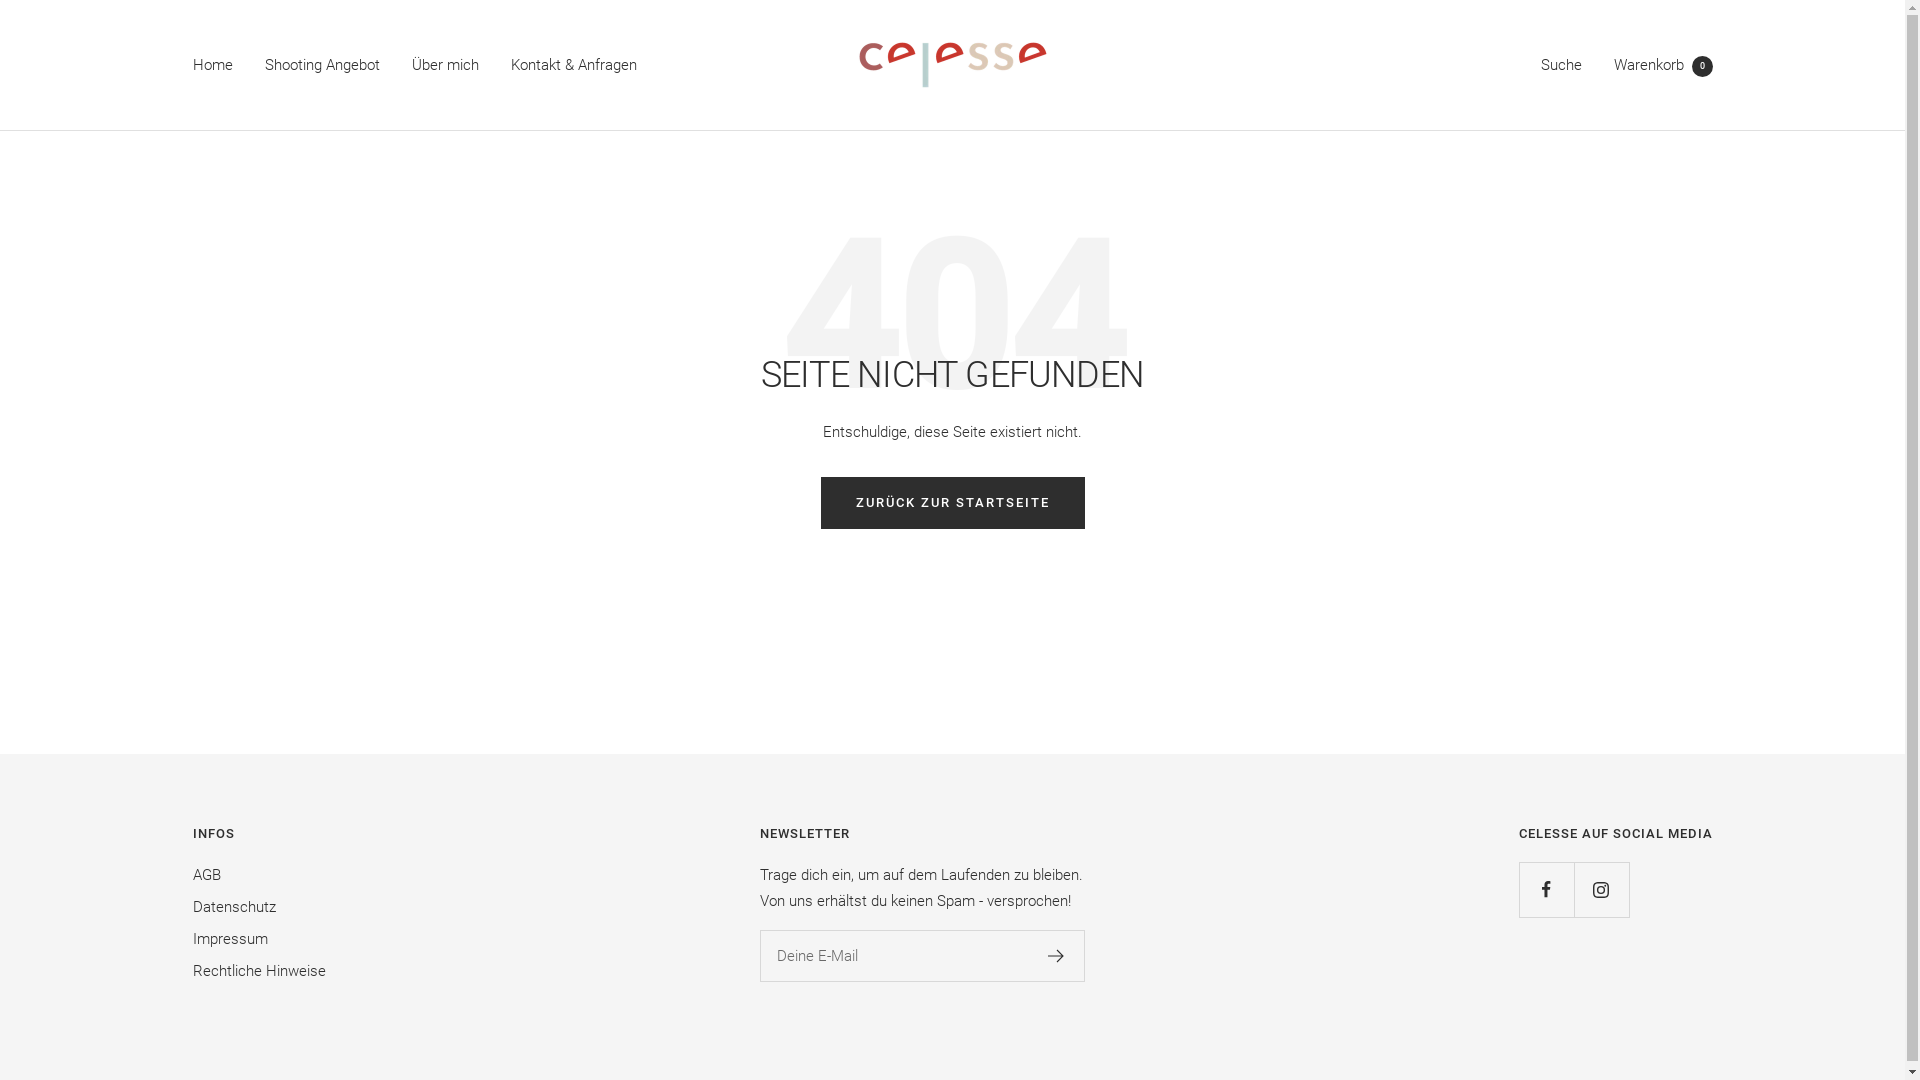 The height and width of the screenshot is (1080, 1920). What do you see at coordinates (263, 64) in the screenshot?
I see `'Shooting Angebot'` at bounding box center [263, 64].